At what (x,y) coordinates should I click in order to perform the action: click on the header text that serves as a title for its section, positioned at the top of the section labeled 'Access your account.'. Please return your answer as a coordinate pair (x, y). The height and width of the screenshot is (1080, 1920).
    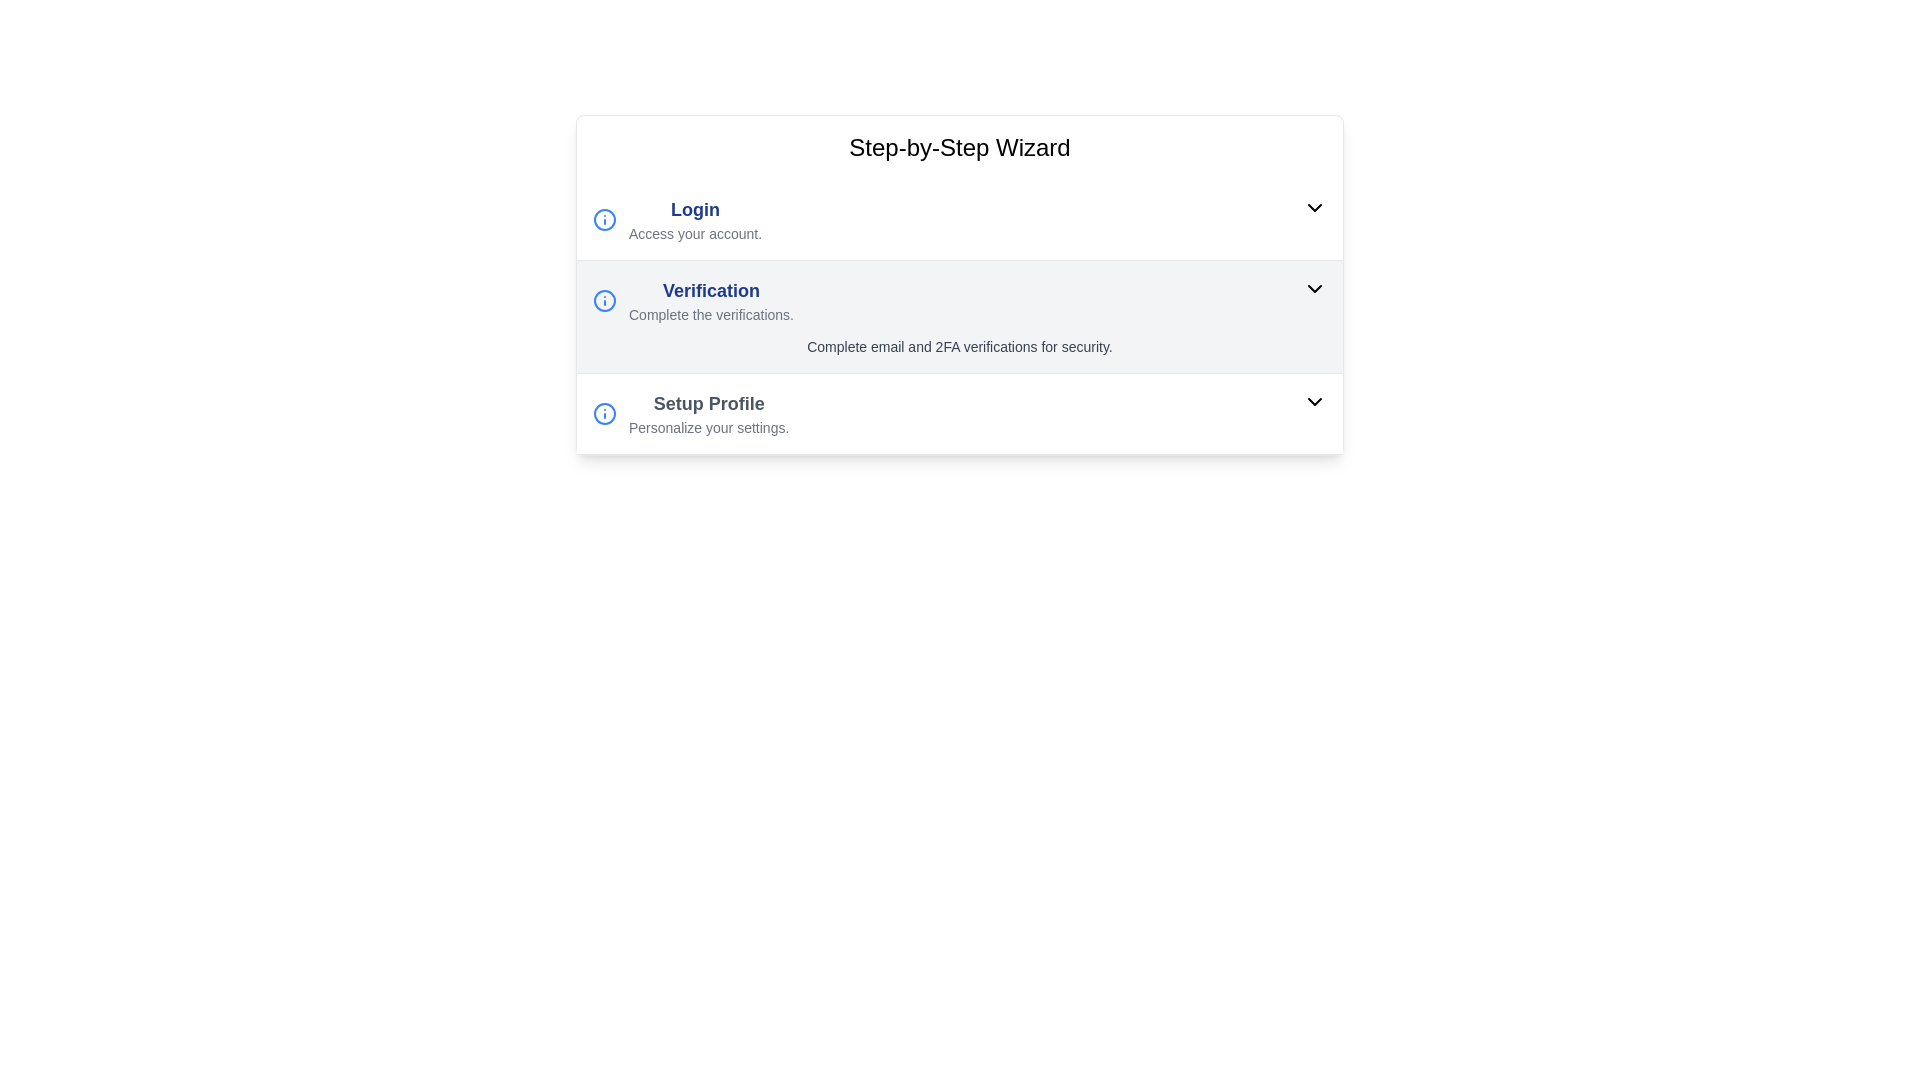
    Looking at the image, I should click on (695, 209).